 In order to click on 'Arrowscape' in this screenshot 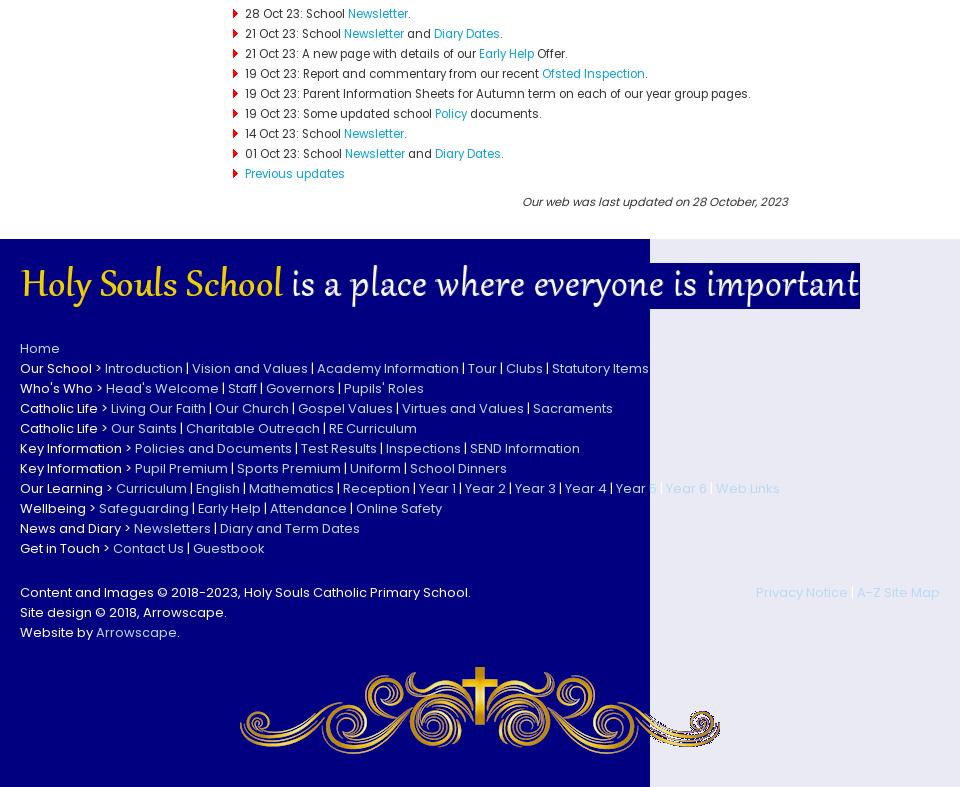, I will do `click(135, 630)`.